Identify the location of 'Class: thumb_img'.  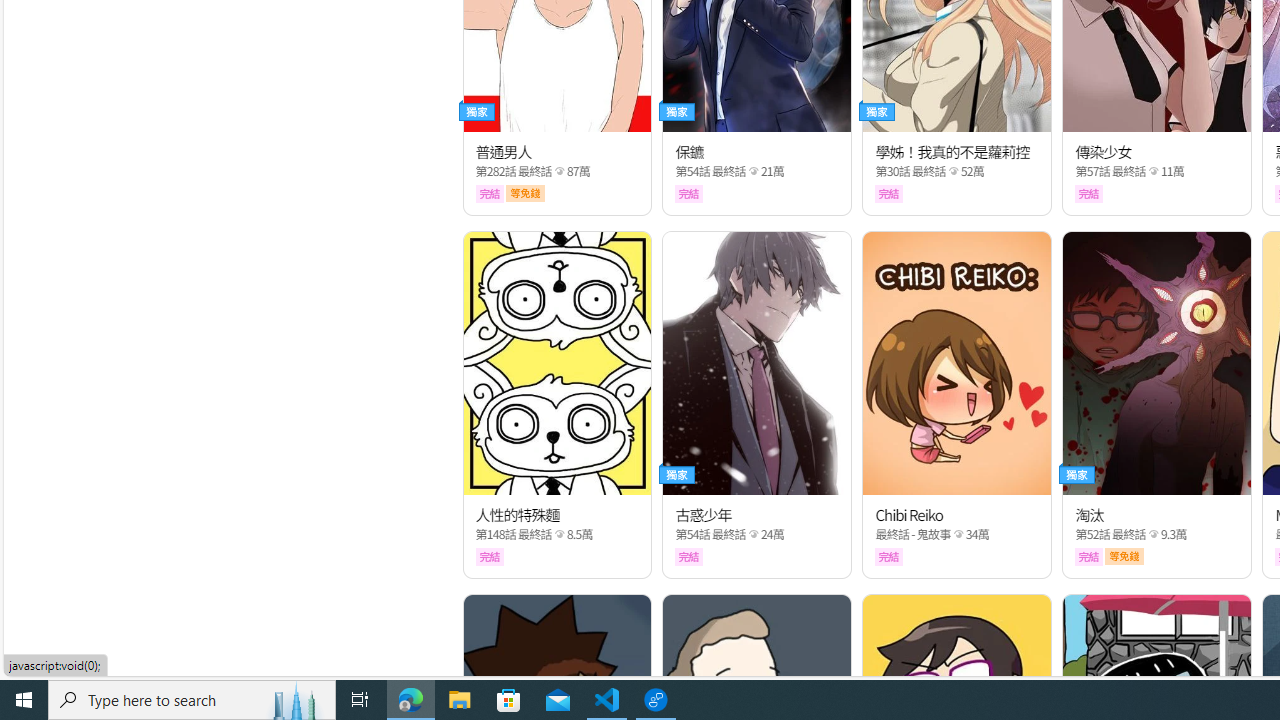
(1157, 363).